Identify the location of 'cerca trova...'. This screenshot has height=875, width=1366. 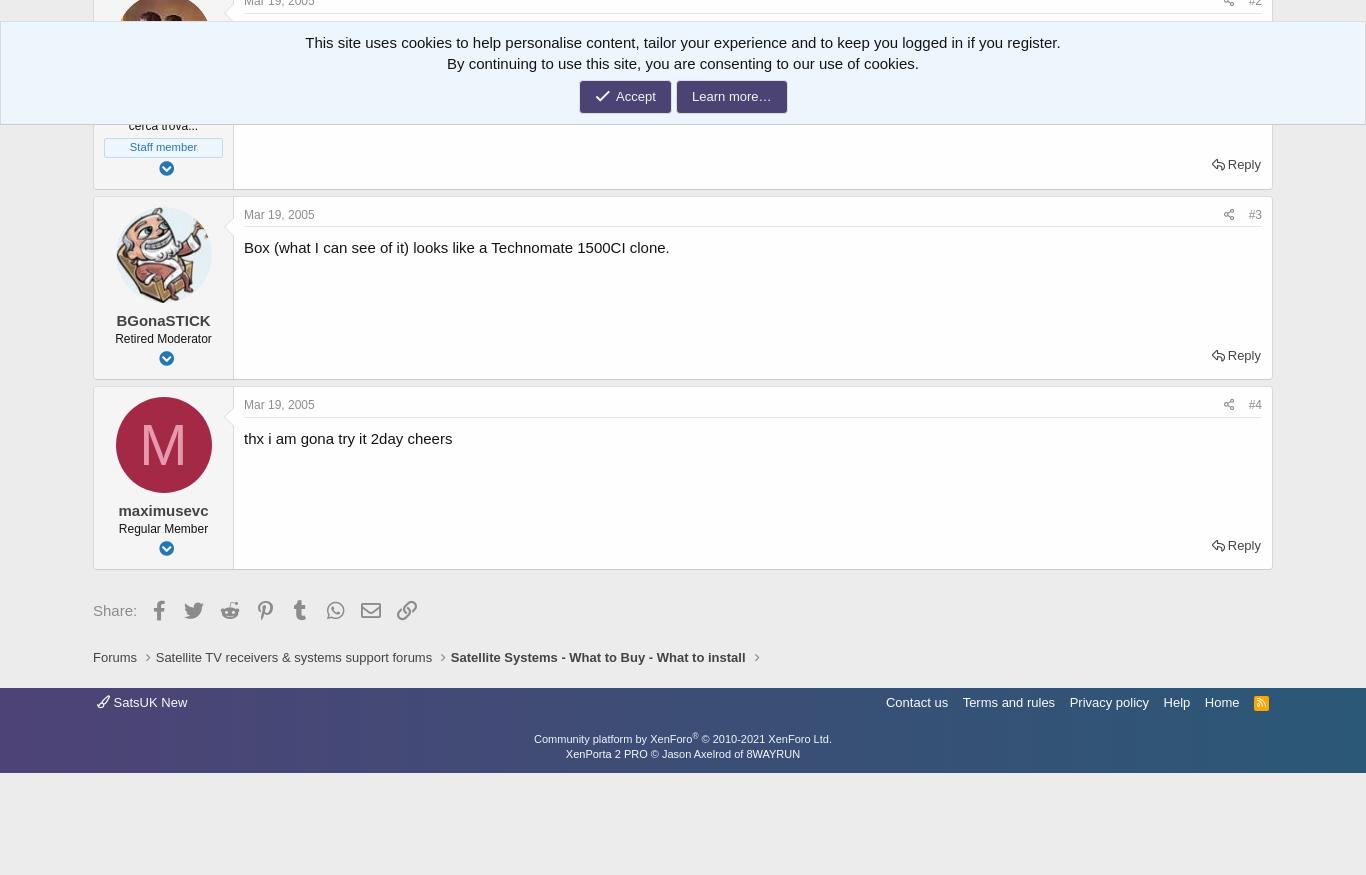
(161, 125).